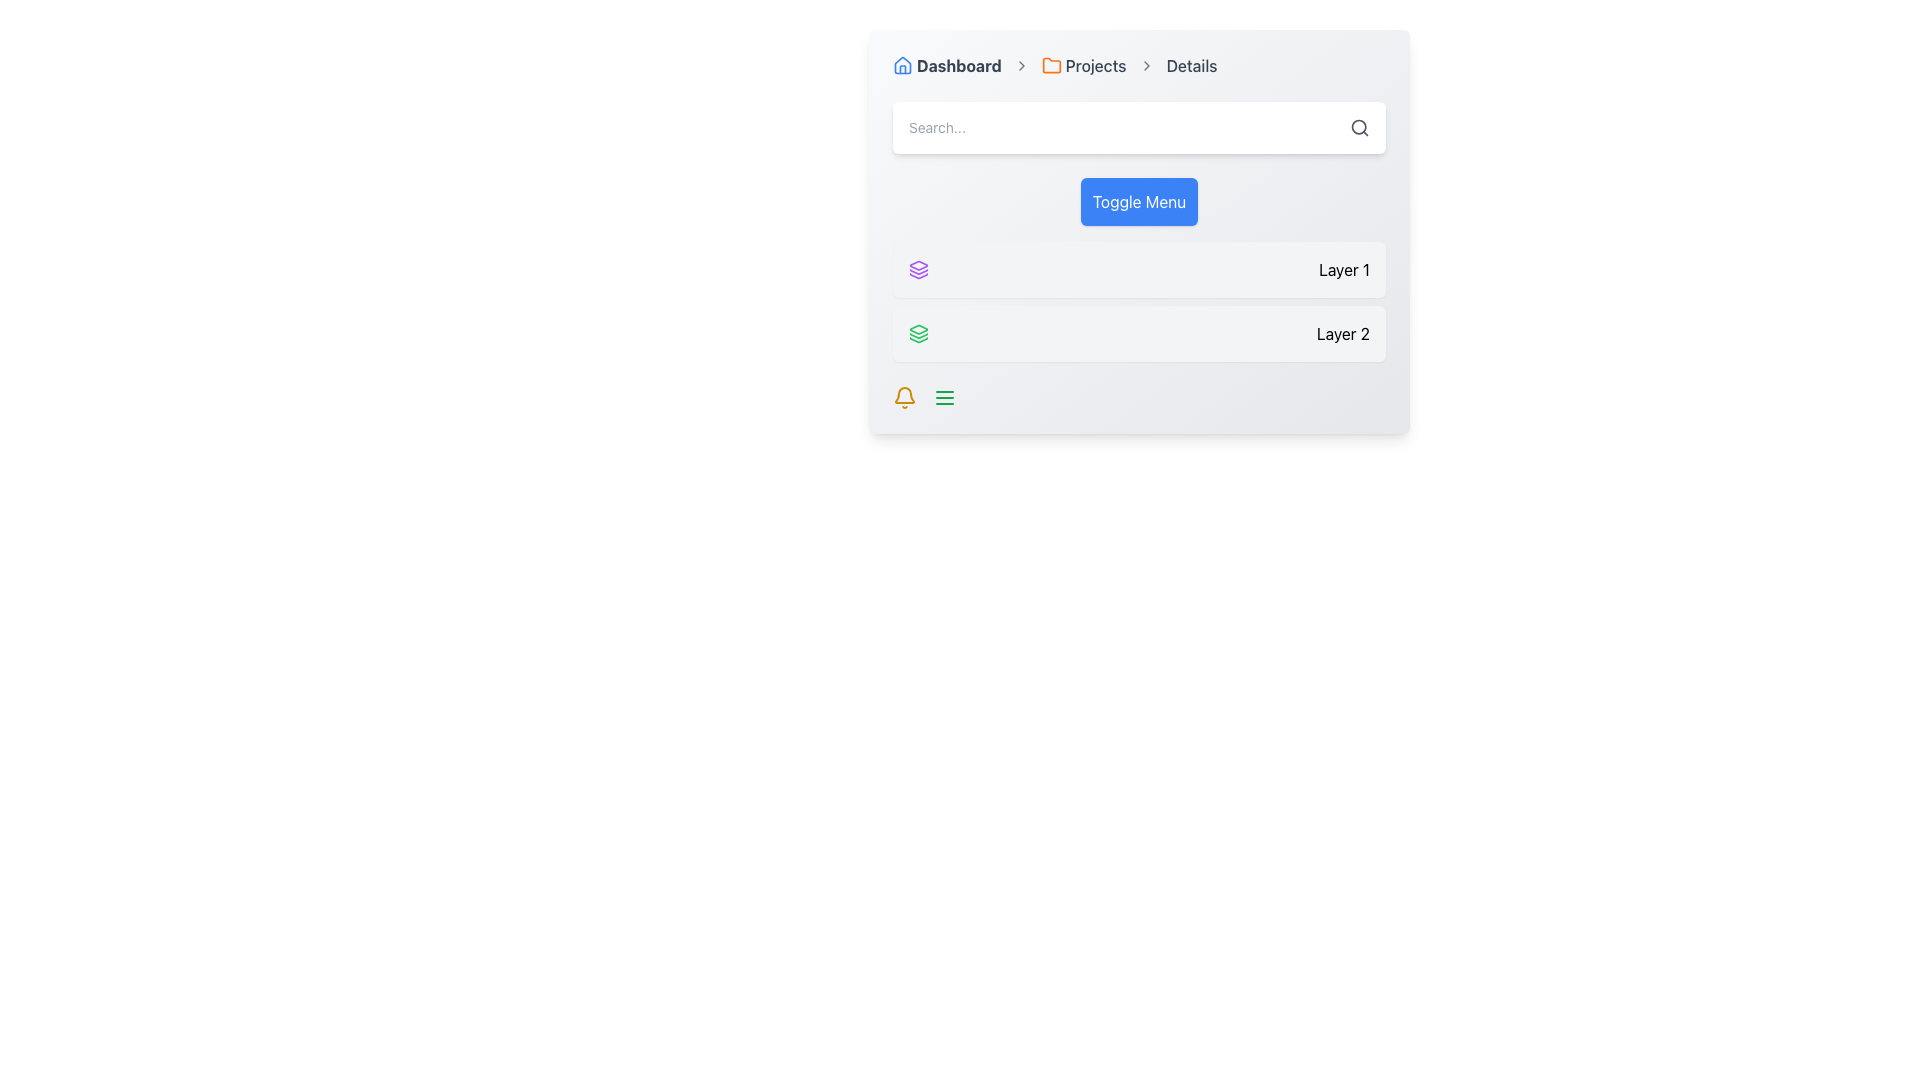 The image size is (1920, 1080). I want to click on the search icon located at the rightmost side of the top search bar, which serves as an interactive trigger for initiating a search operation, so click(1359, 127).